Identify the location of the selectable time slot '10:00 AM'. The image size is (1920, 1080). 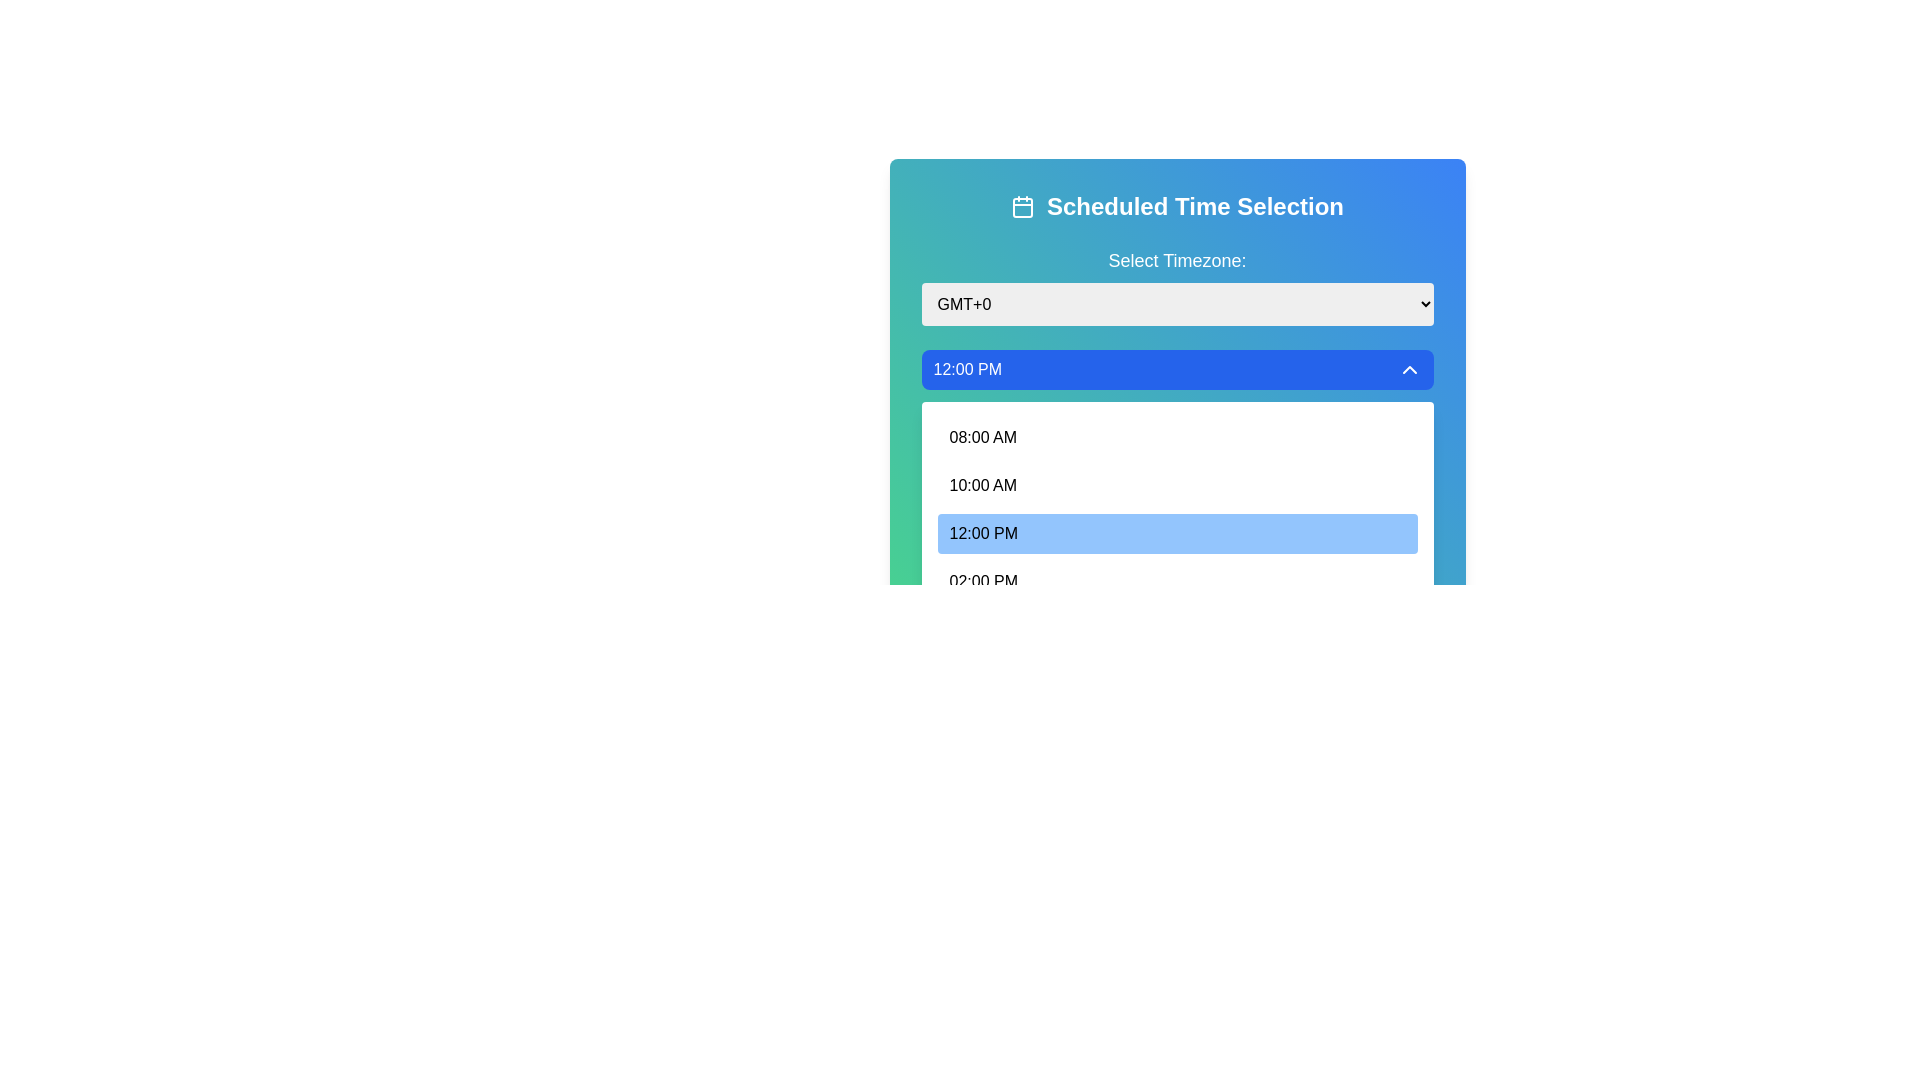
(1177, 486).